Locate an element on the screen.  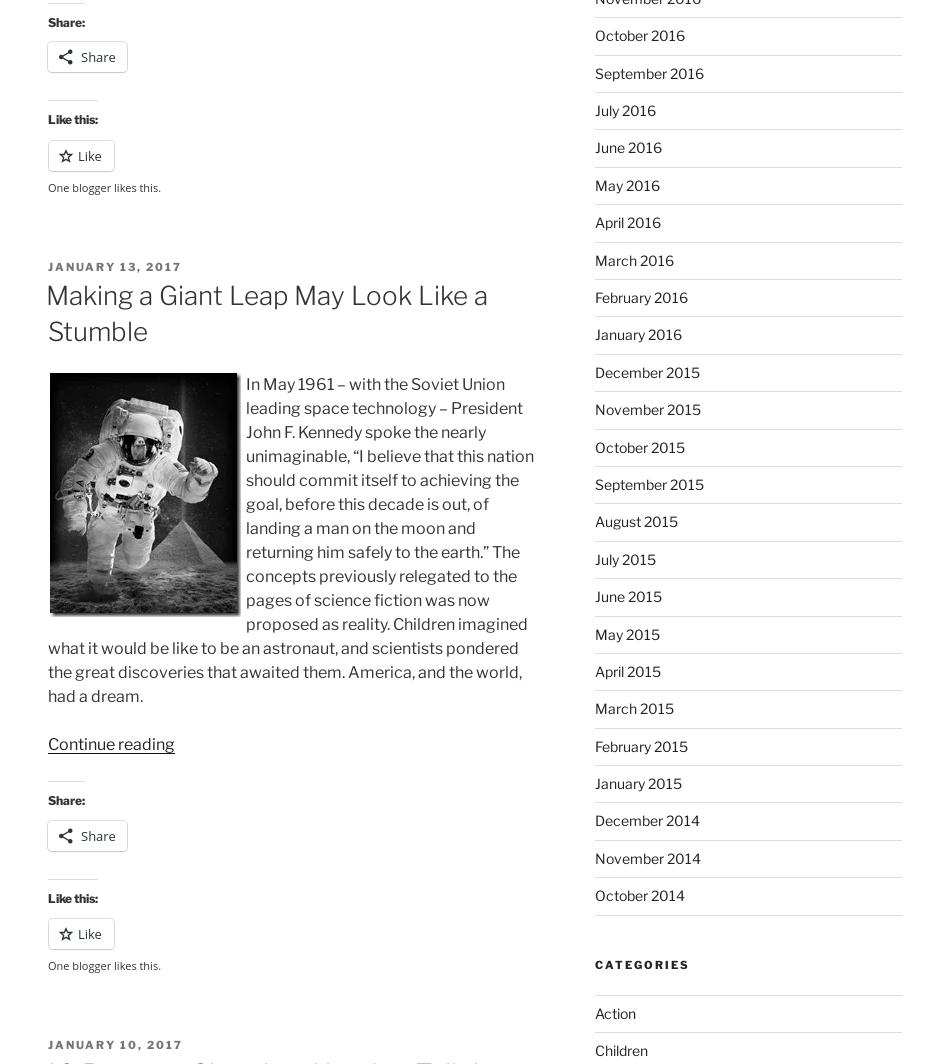
'Continue reading' is located at coordinates (47, 744).